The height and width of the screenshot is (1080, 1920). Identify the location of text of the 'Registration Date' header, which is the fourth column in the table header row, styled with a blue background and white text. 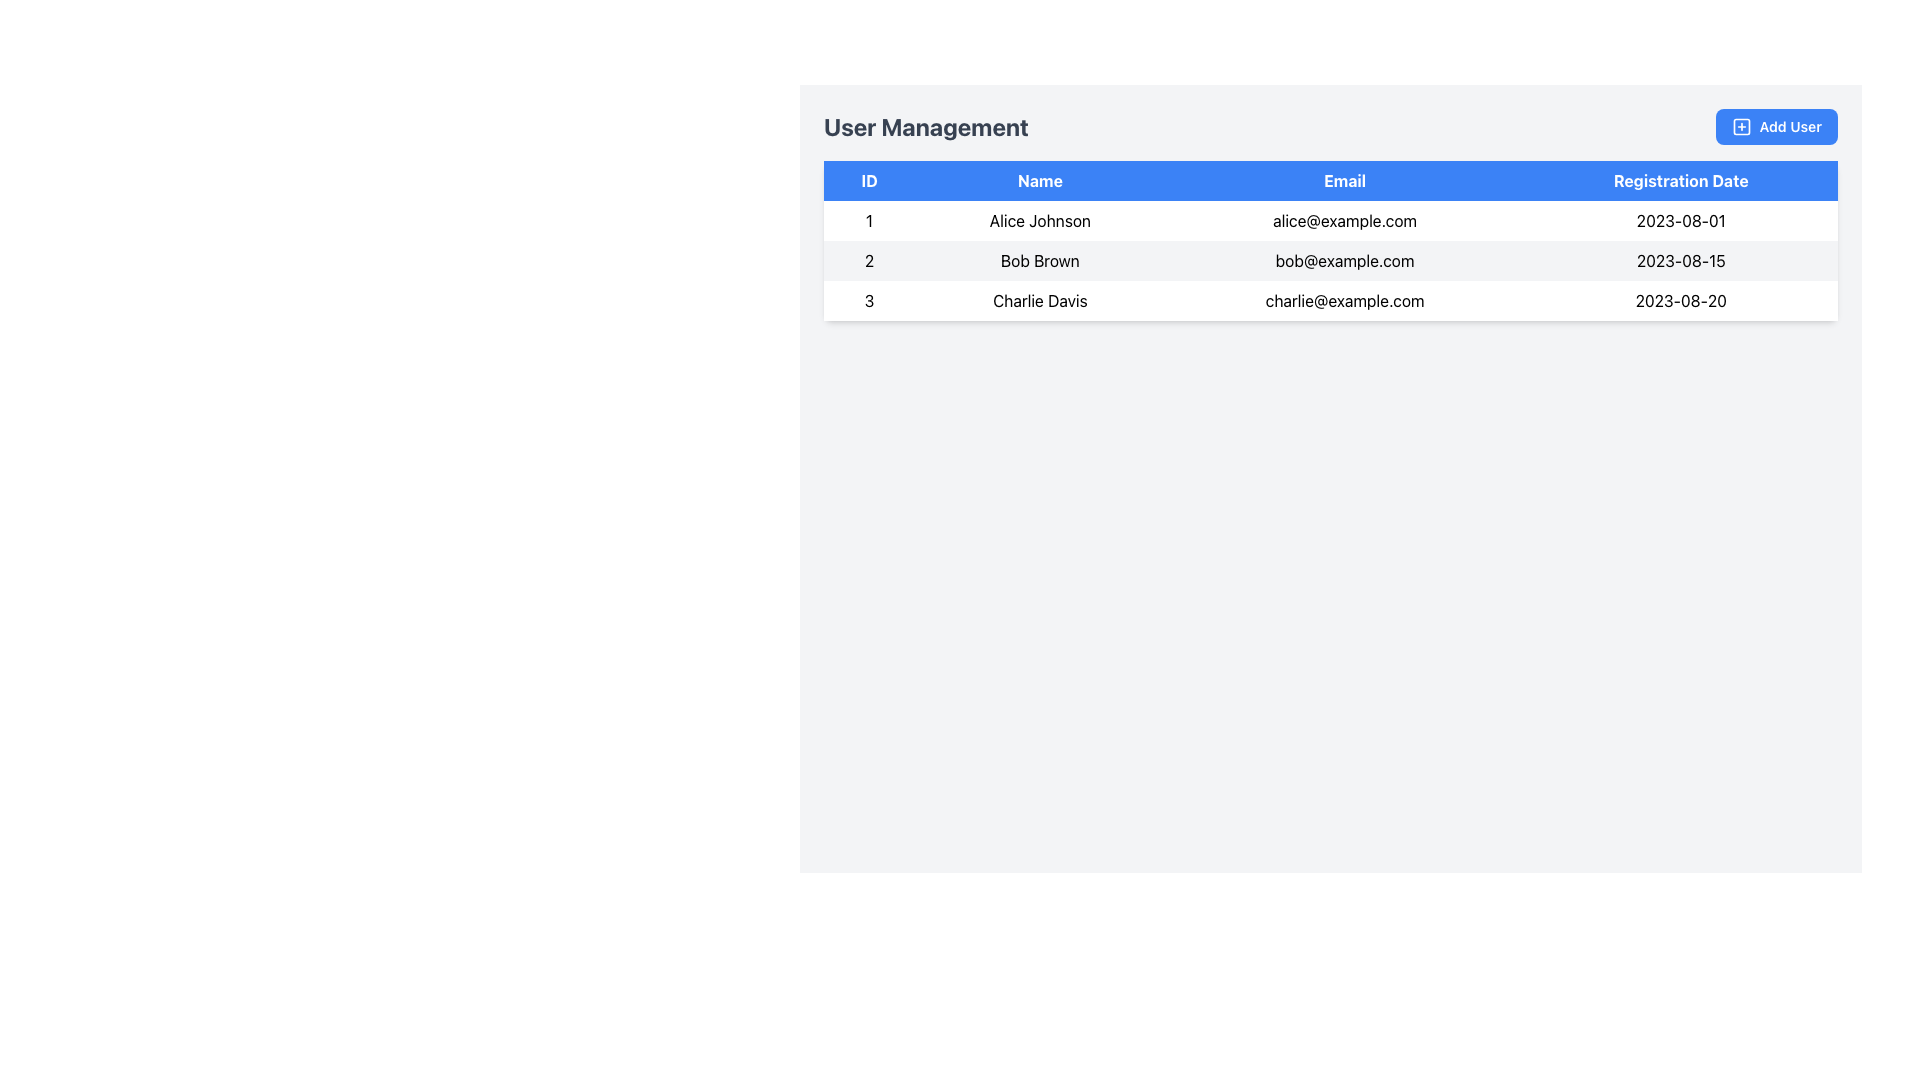
(1680, 181).